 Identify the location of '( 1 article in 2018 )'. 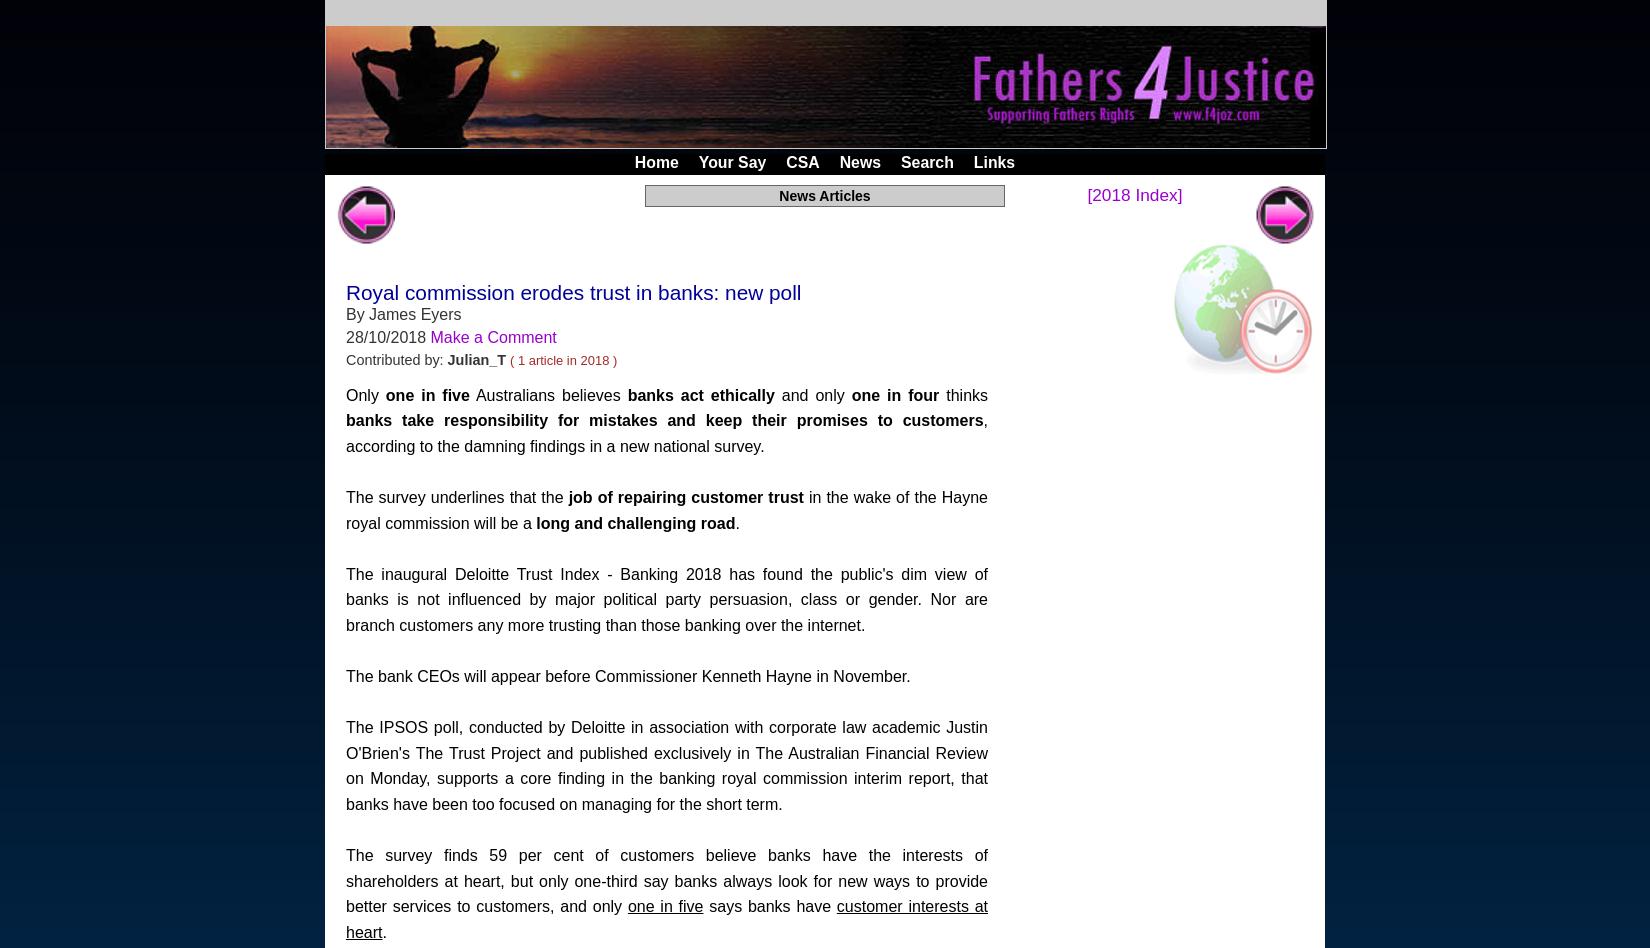
(561, 359).